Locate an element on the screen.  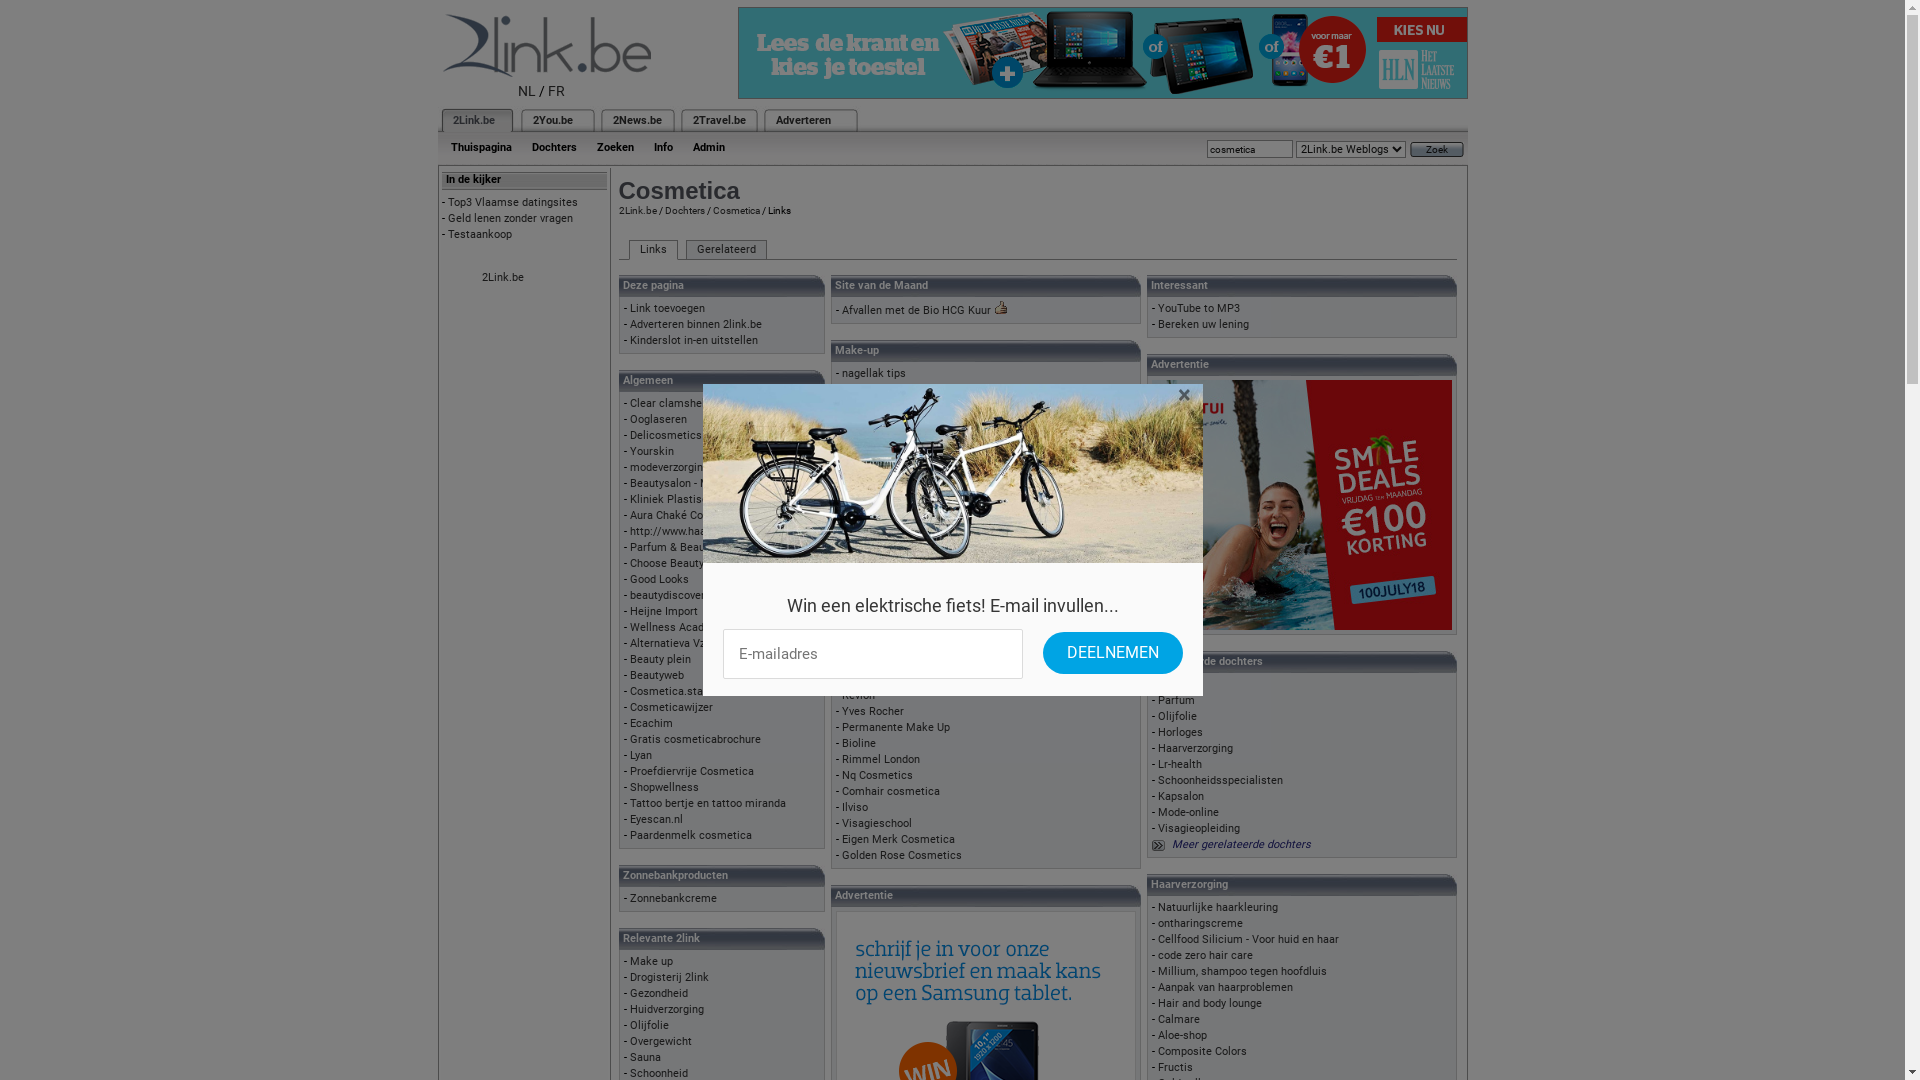
'2Link.be' is located at coordinates (472, 120).